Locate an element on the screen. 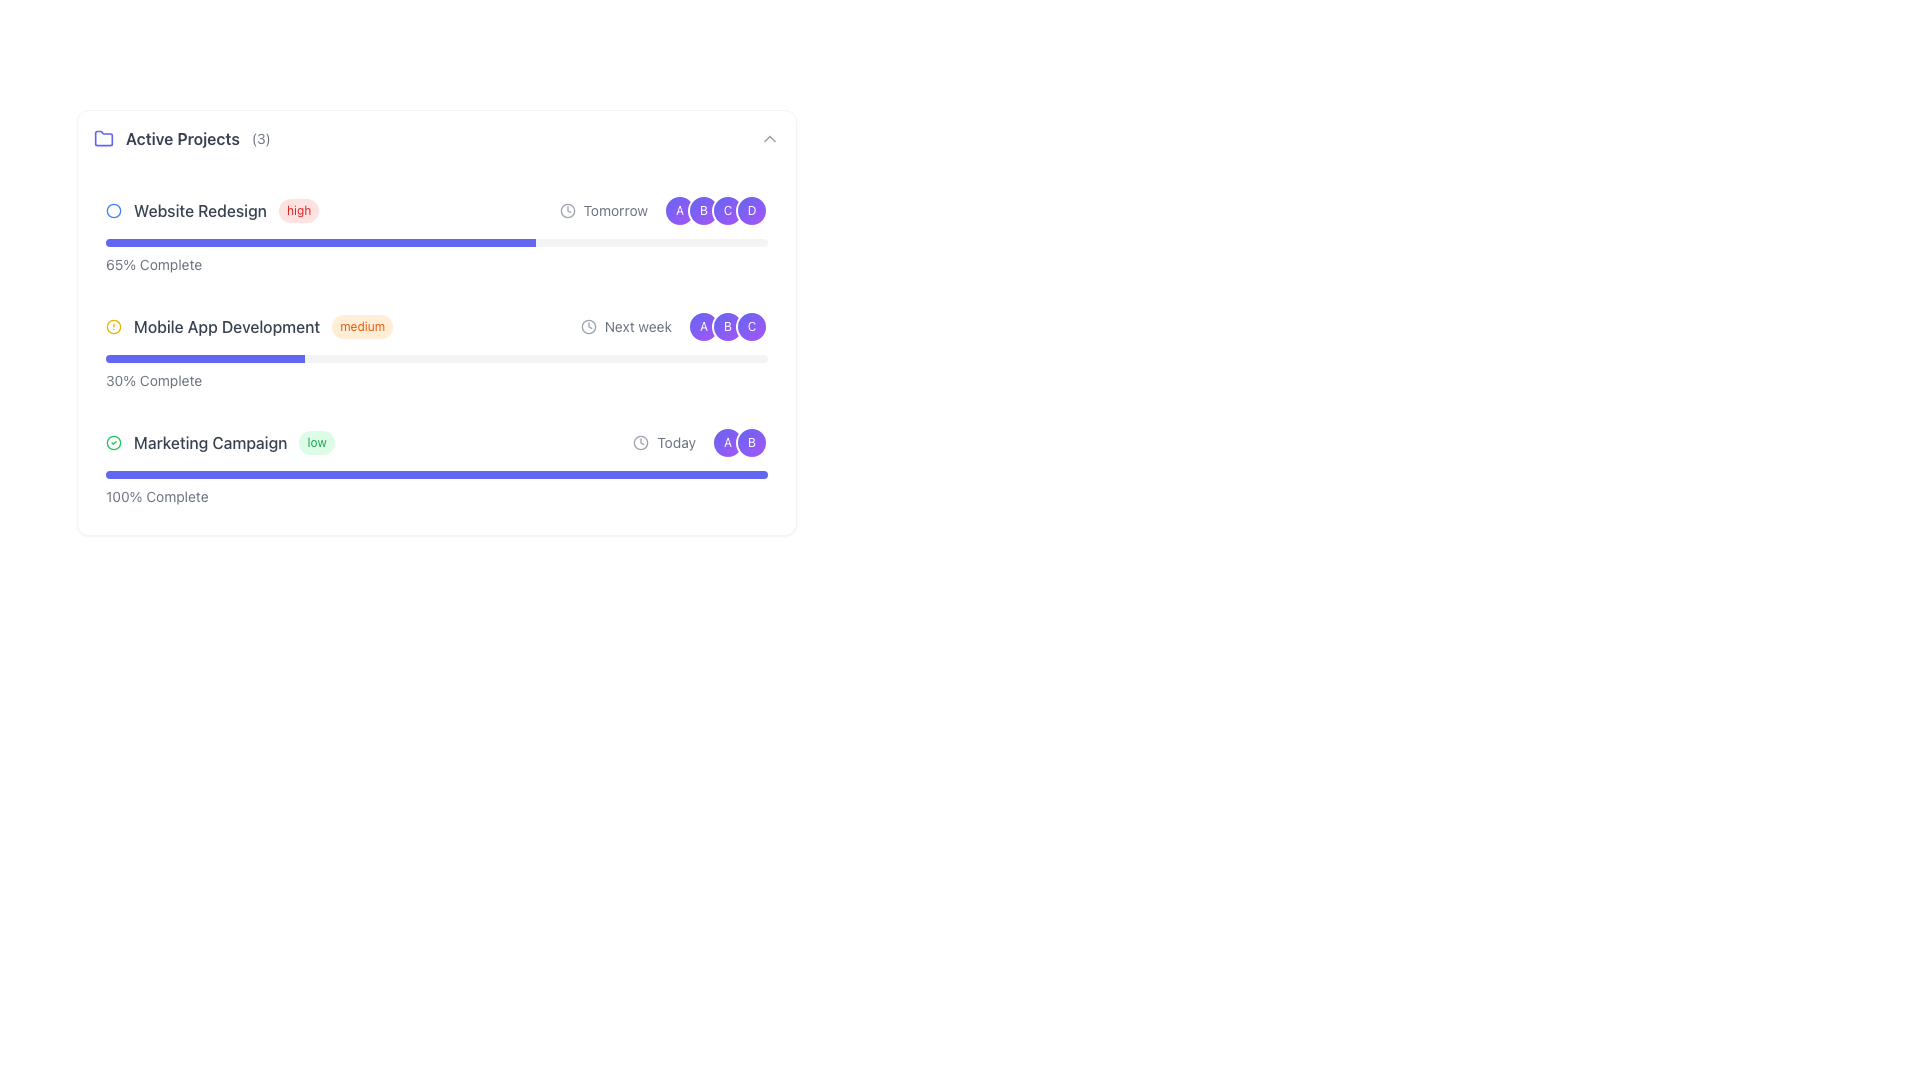 The width and height of the screenshot is (1920, 1080). the static text label that serves as the title for a project entry, located between a blue circle icon and a 'high' priority label is located at coordinates (200, 211).